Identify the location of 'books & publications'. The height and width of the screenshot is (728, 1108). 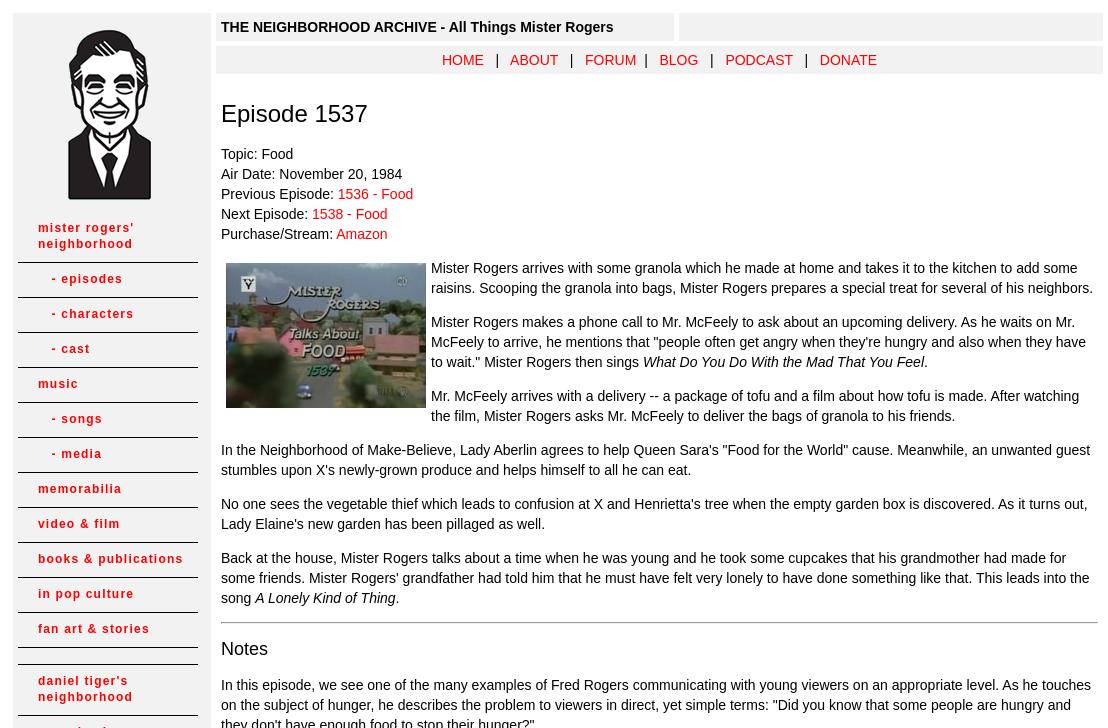
(110, 559).